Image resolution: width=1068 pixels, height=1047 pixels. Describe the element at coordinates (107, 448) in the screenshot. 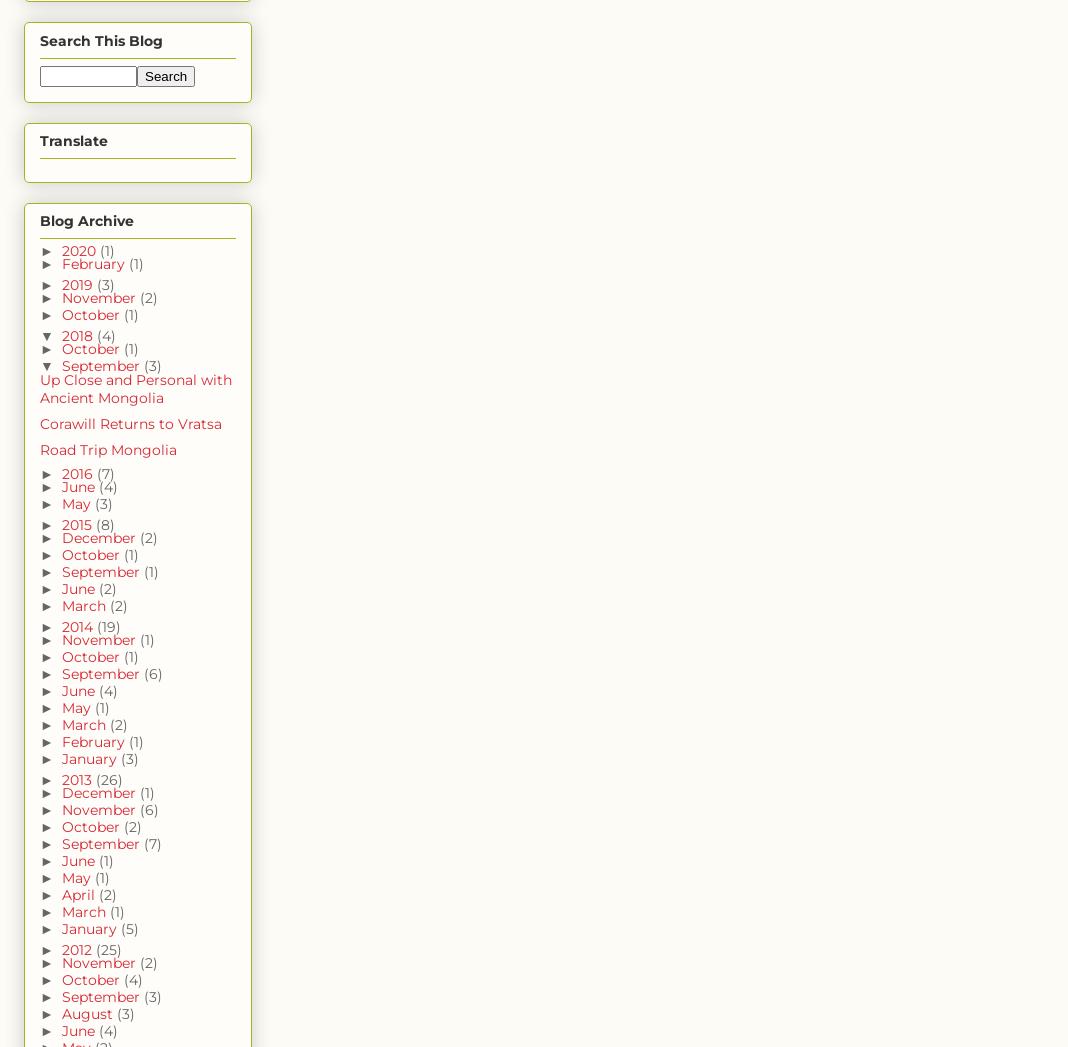

I see `'Road Trip Mongolia'` at that location.